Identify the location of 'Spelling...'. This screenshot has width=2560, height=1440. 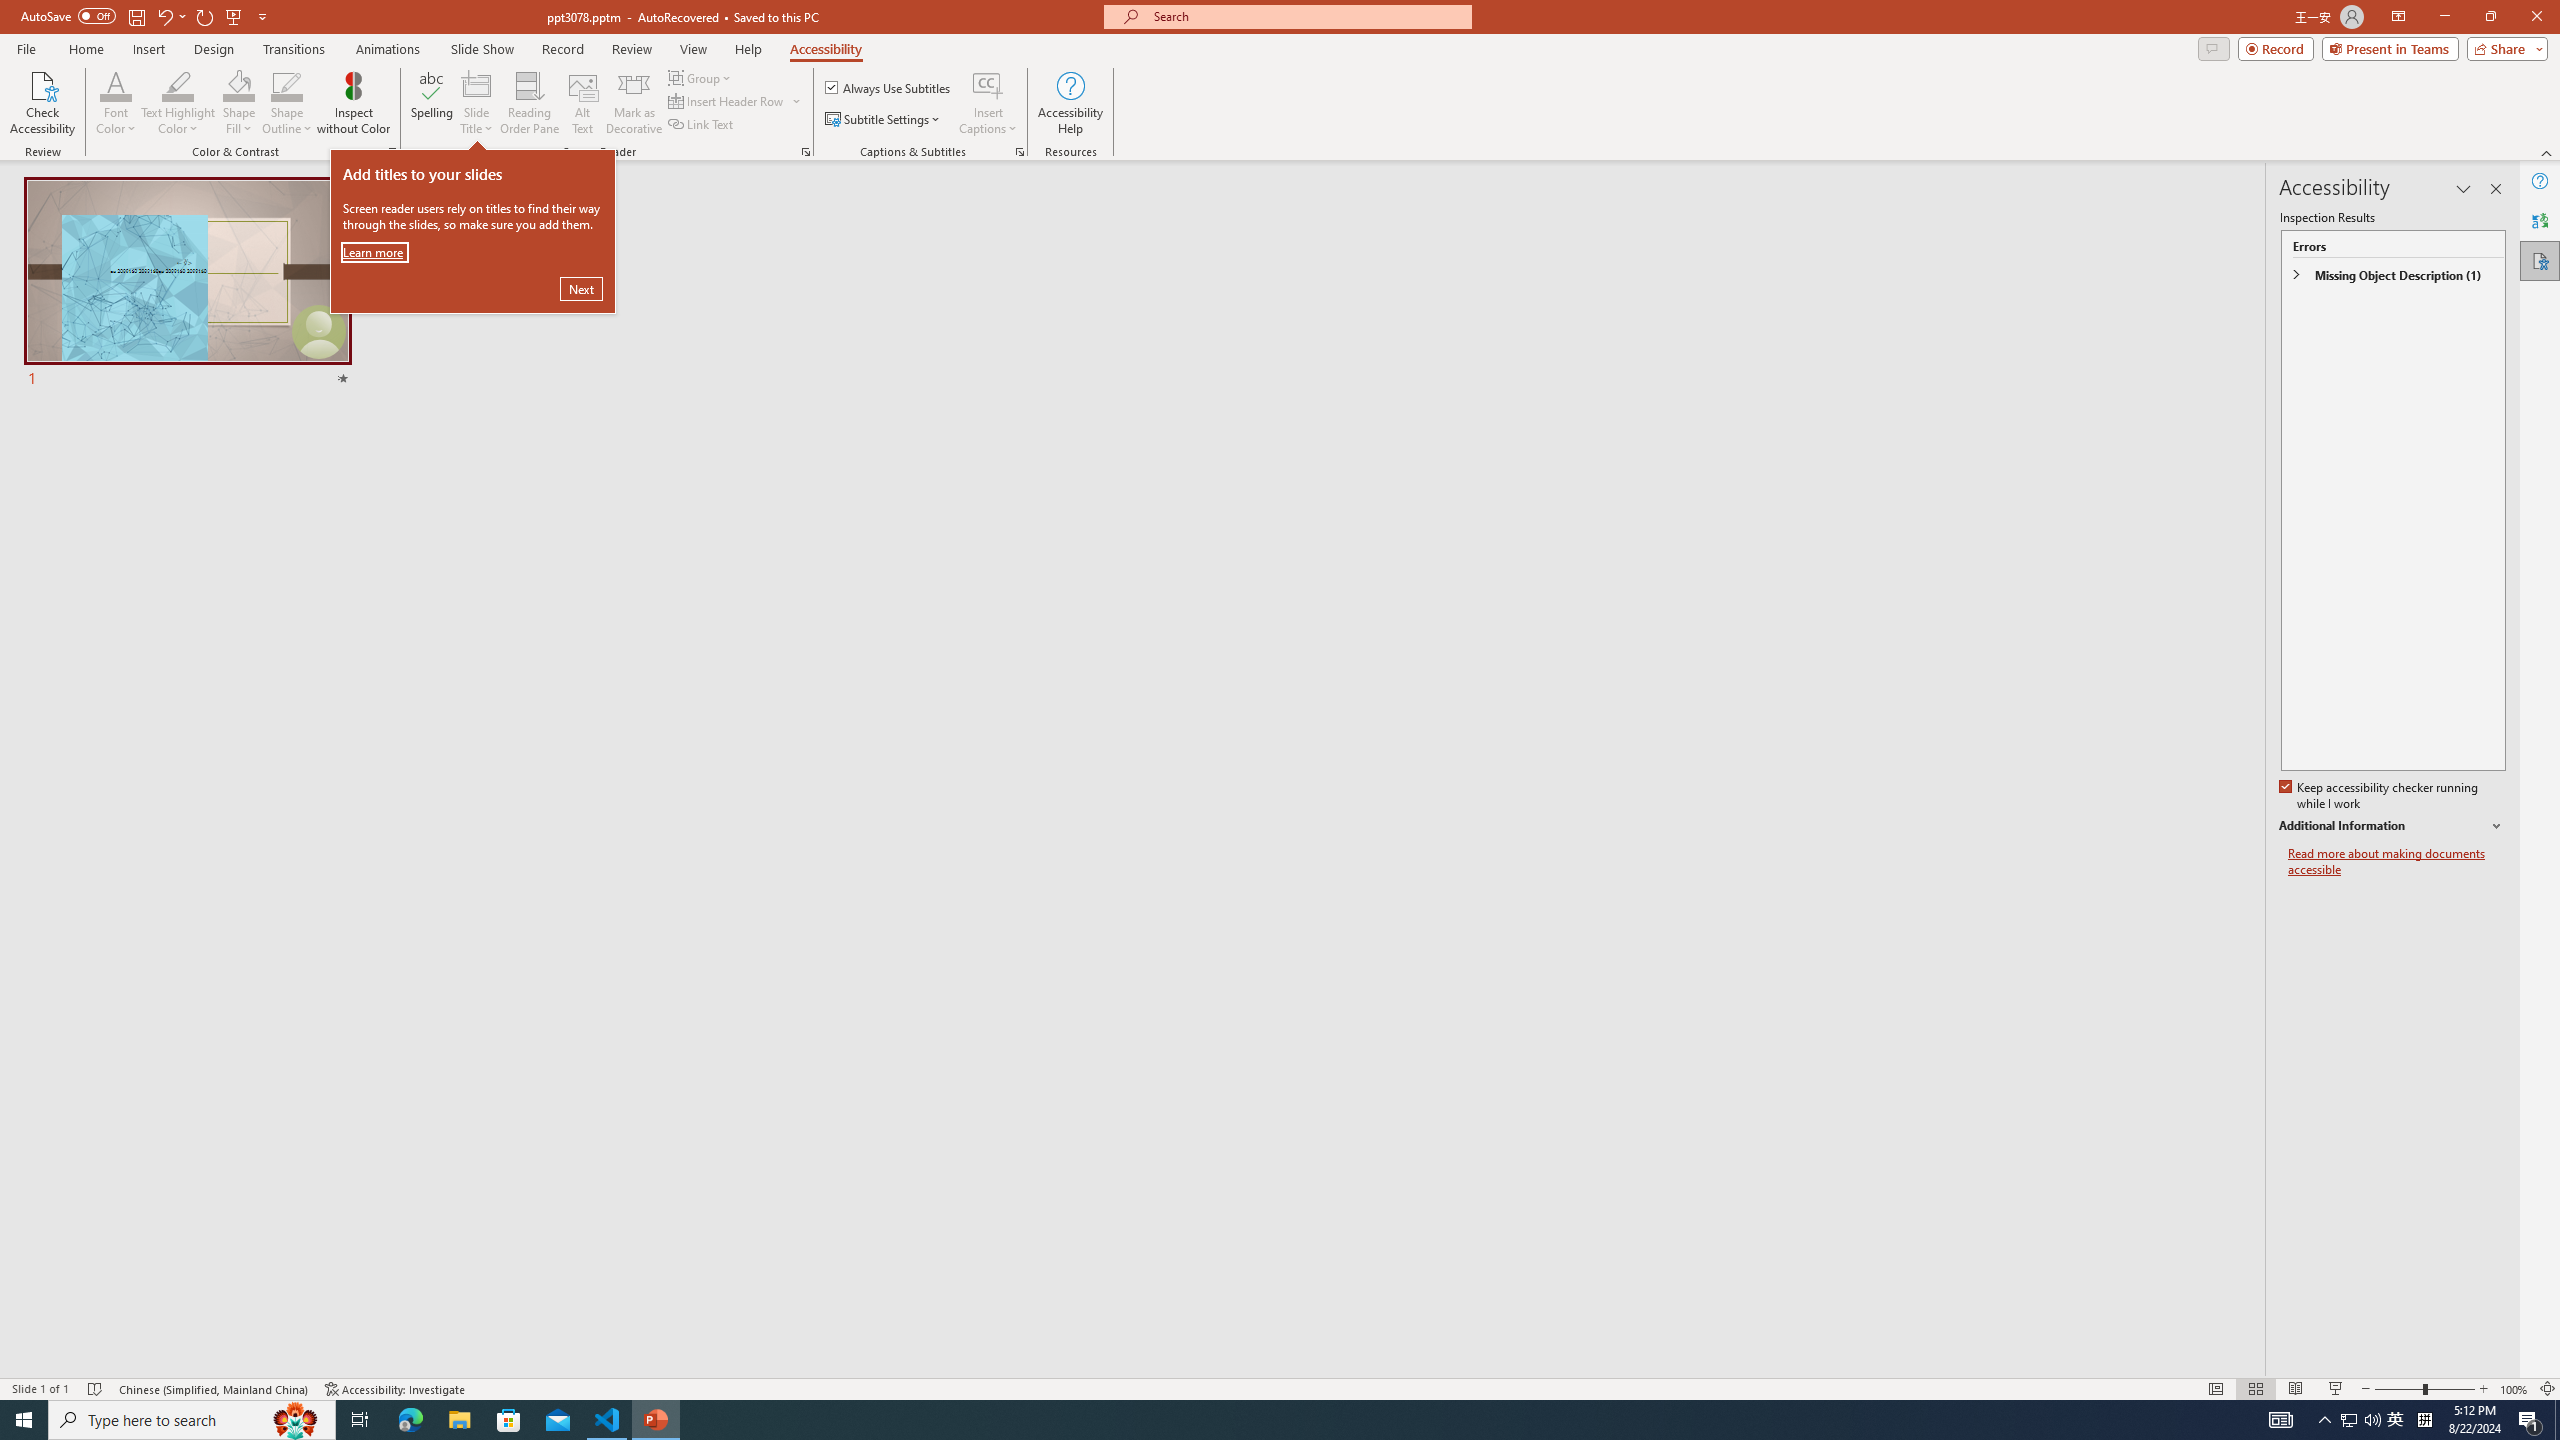
(432, 103).